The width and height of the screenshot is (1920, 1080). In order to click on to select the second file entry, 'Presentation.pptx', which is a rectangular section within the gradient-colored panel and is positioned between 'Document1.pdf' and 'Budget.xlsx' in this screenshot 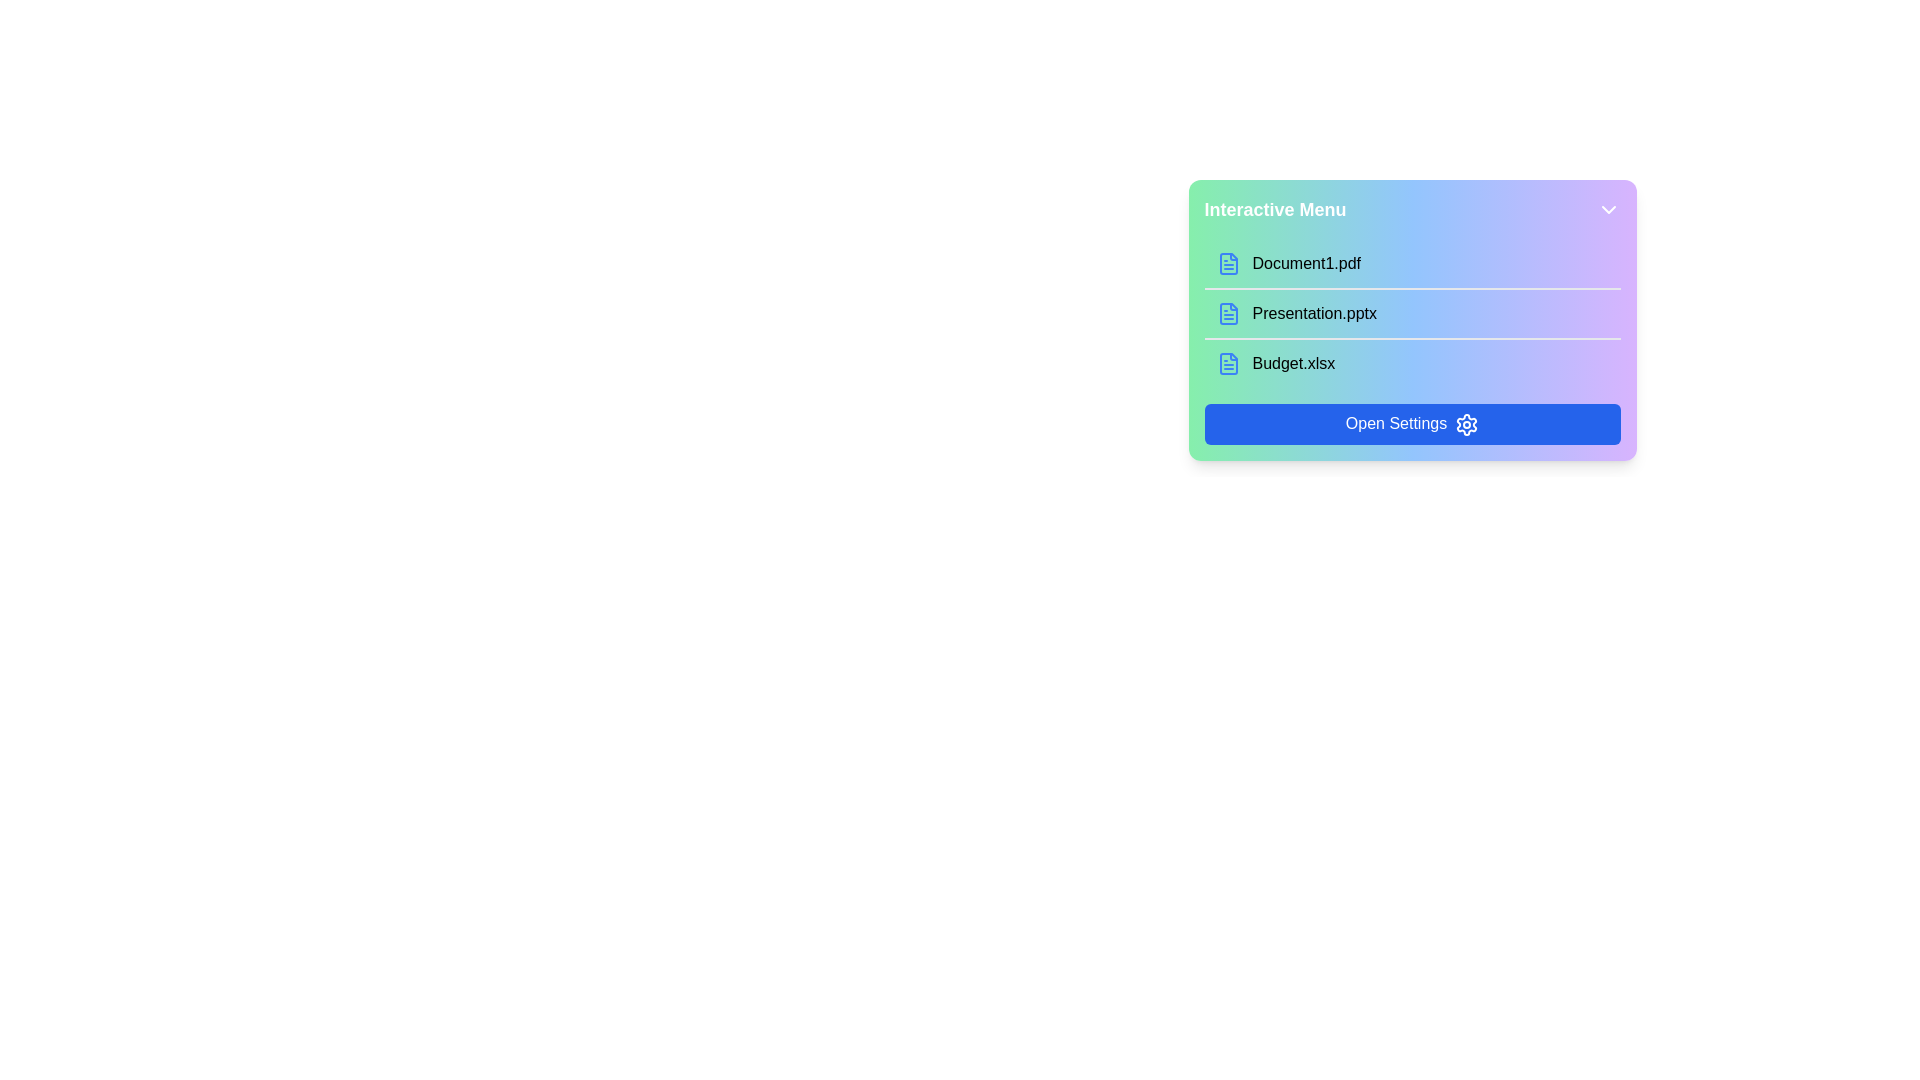, I will do `click(1411, 313)`.